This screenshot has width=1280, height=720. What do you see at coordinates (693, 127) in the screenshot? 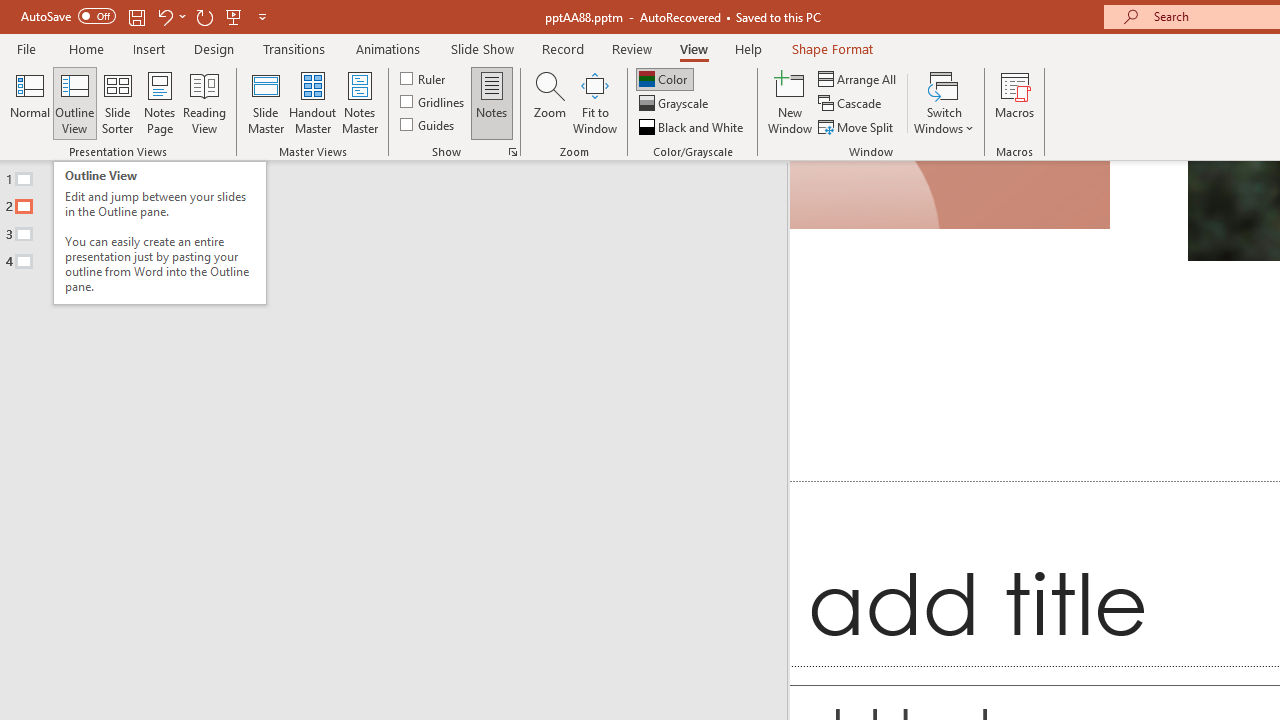
I see `'Black and White'` at bounding box center [693, 127].